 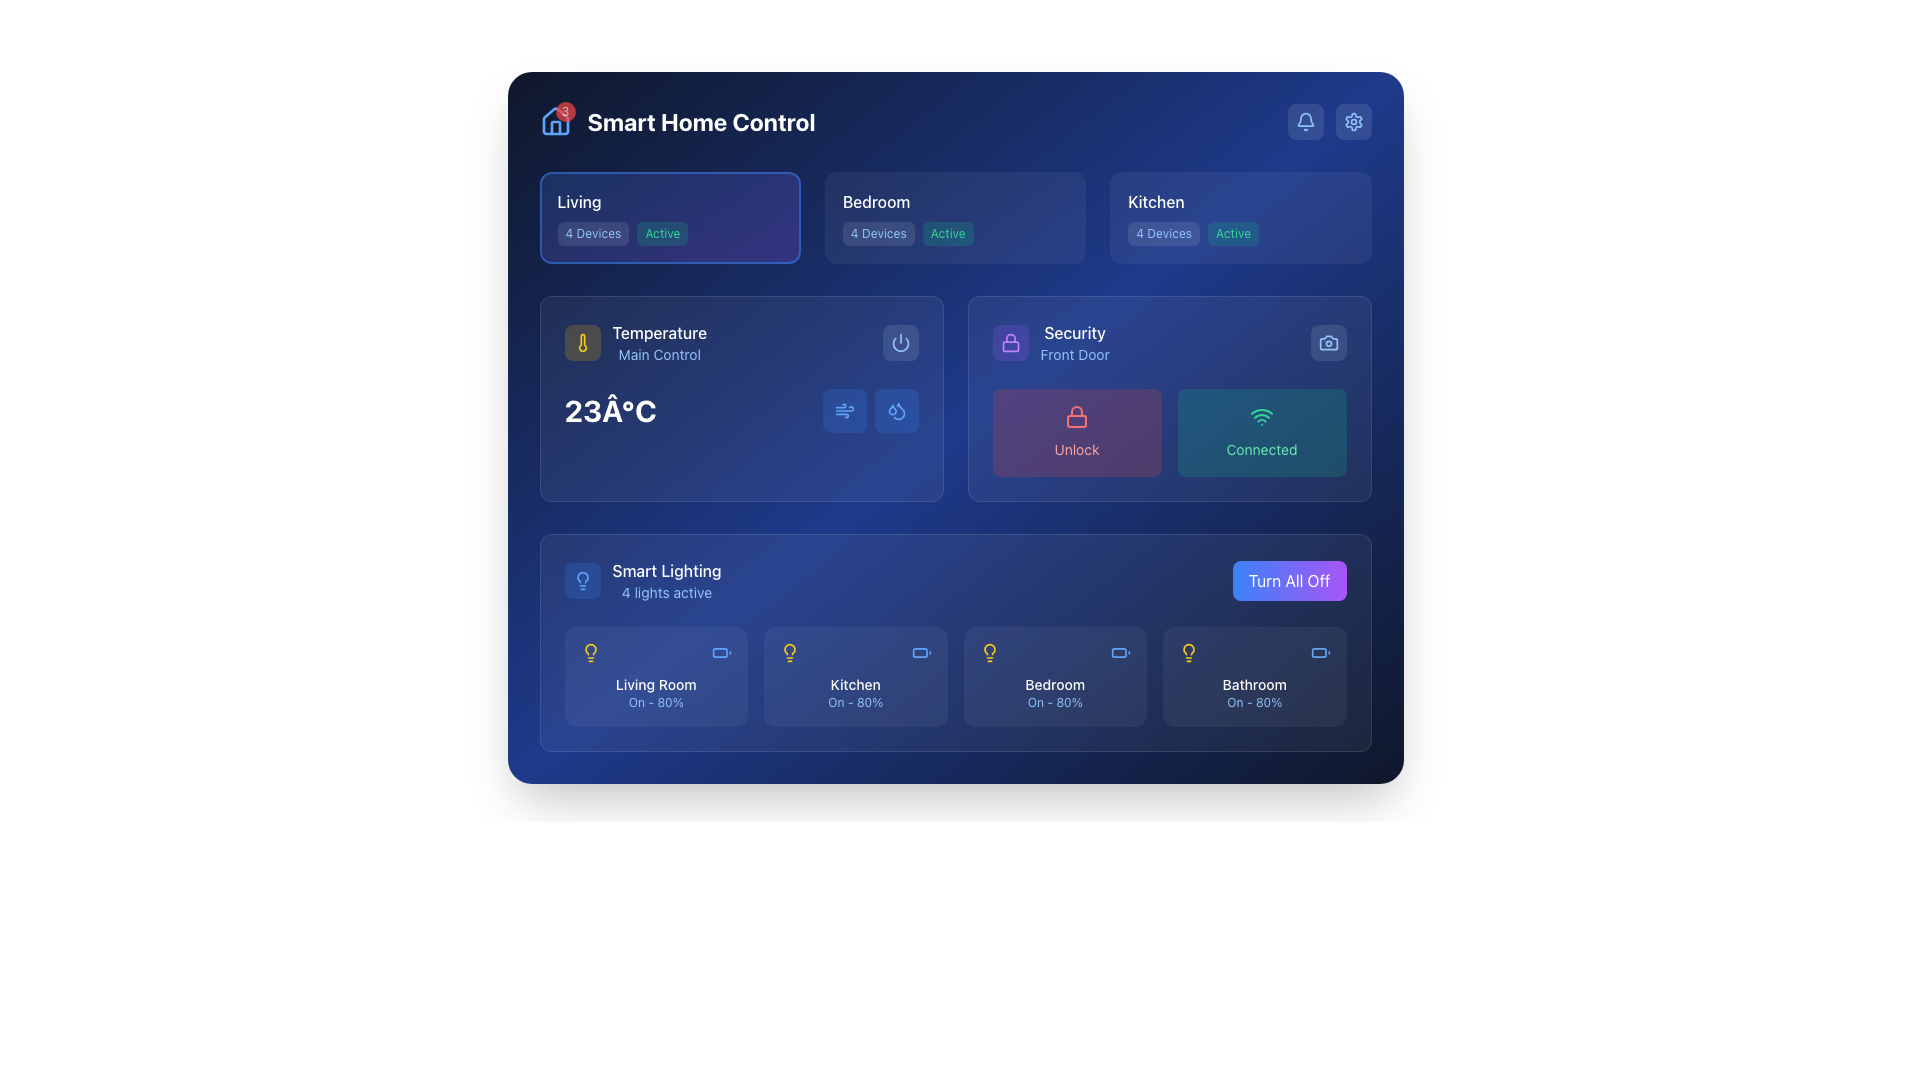 I want to click on the square button with a camera icon inside, located at the top right corner of the 'Security' section, for keyboard navigation, so click(x=1328, y=342).